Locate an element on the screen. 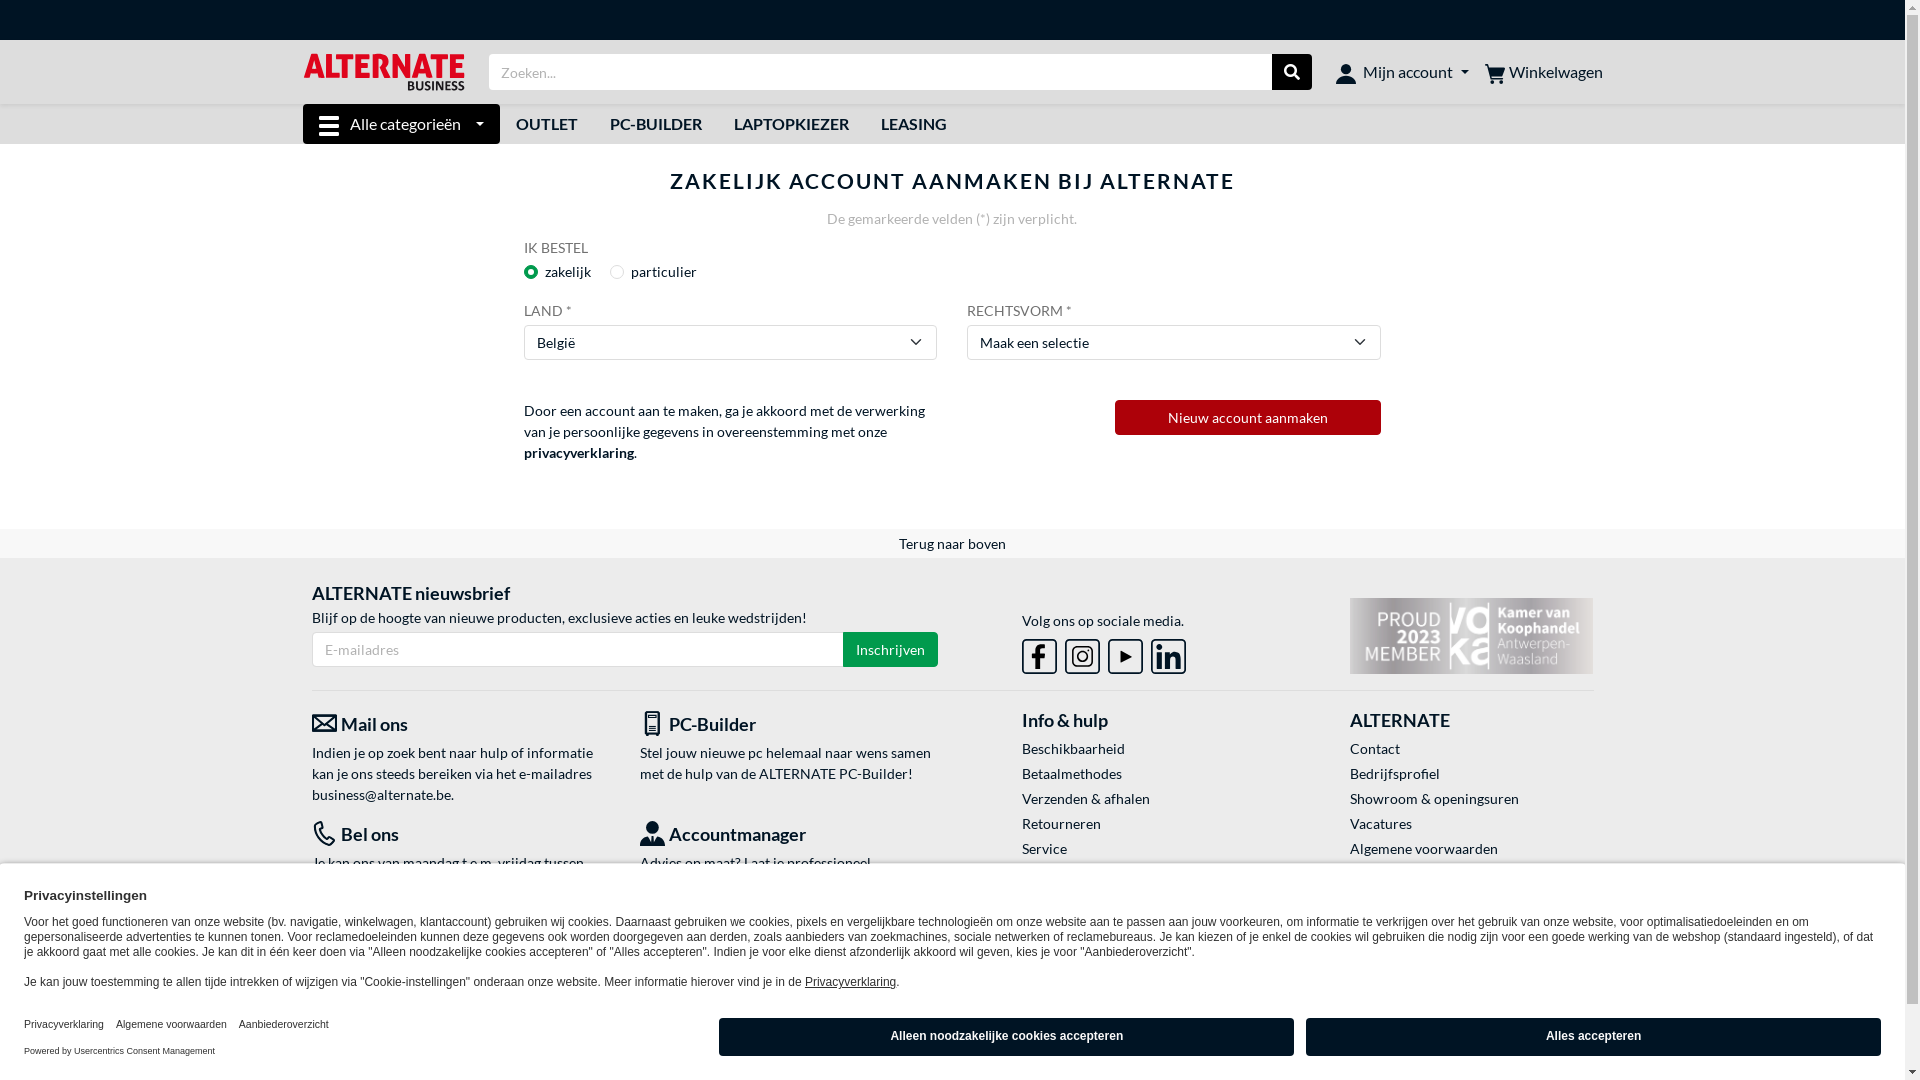 The height and width of the screenshot is (1080, 1920). 'LEASING' is located at coordinates (912, 123).